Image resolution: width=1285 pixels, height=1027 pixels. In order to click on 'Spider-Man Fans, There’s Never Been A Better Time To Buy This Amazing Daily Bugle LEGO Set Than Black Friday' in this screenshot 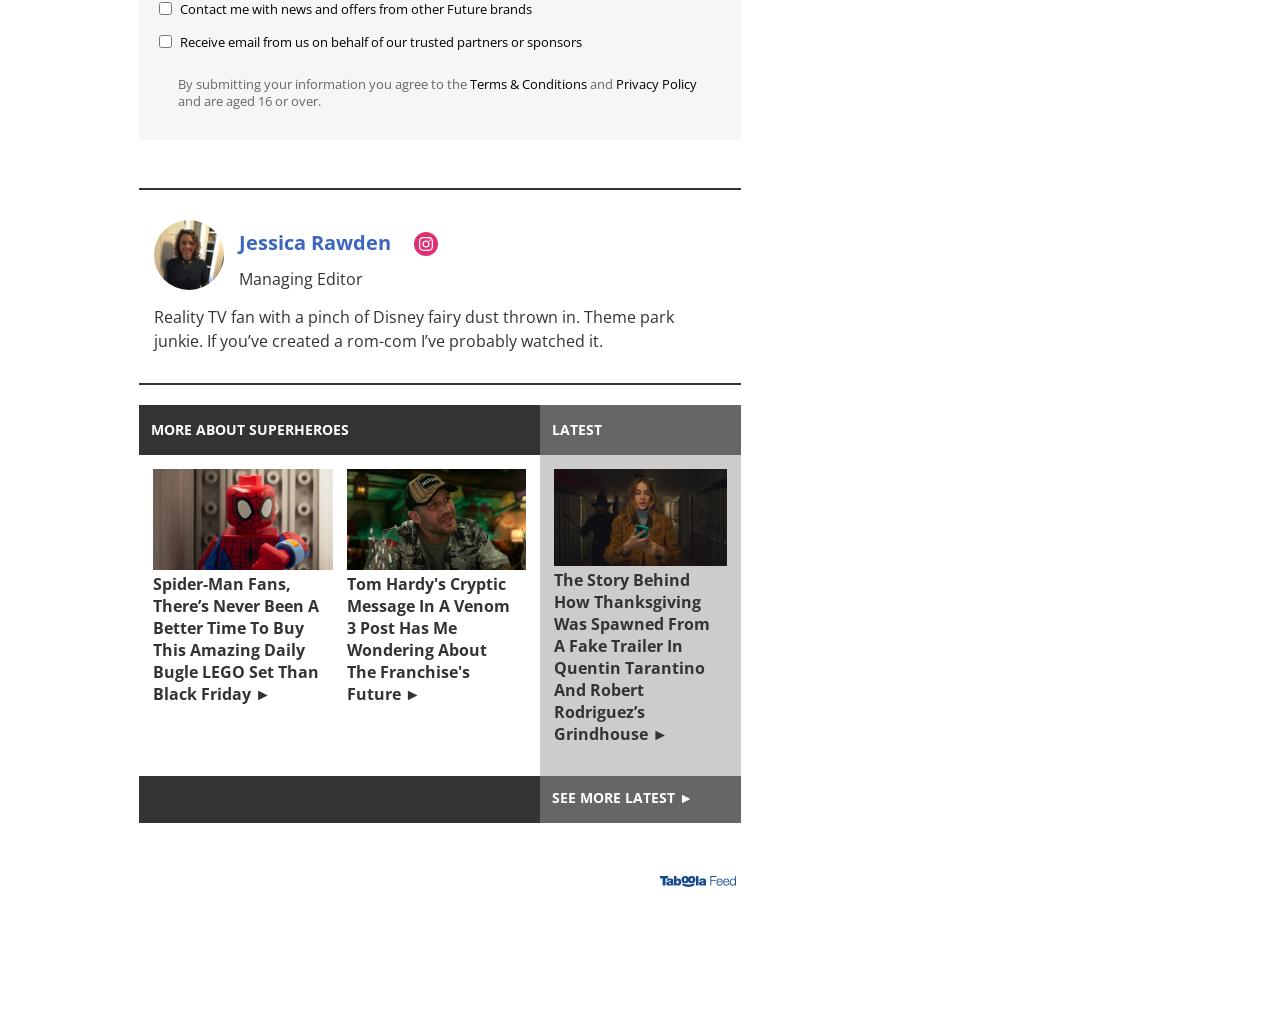, I will do `click(235, 636)`.